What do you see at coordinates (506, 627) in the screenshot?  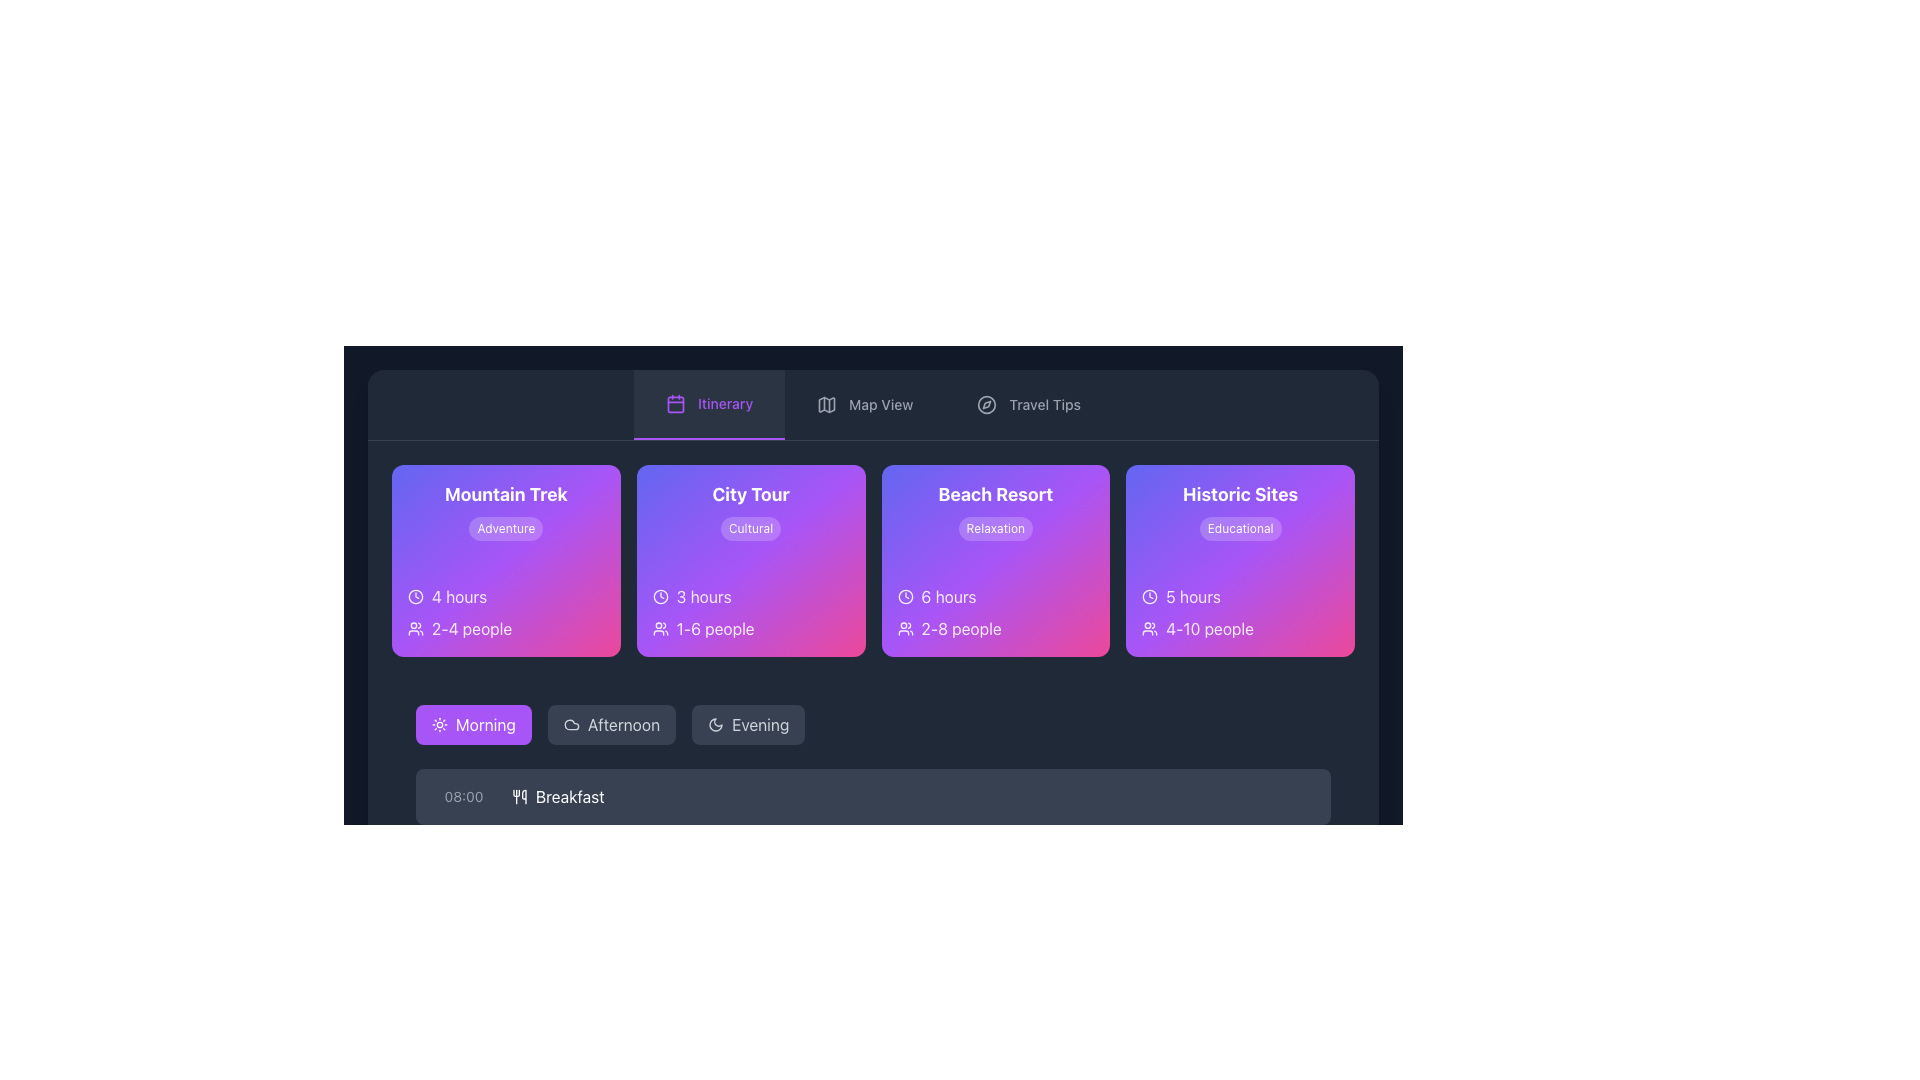 I see `the icon associated with the text label indicating the recommended number of participants for the 'Mountain Trek' activity, located in the lower section of the first card` at bounding box center [506, 627].